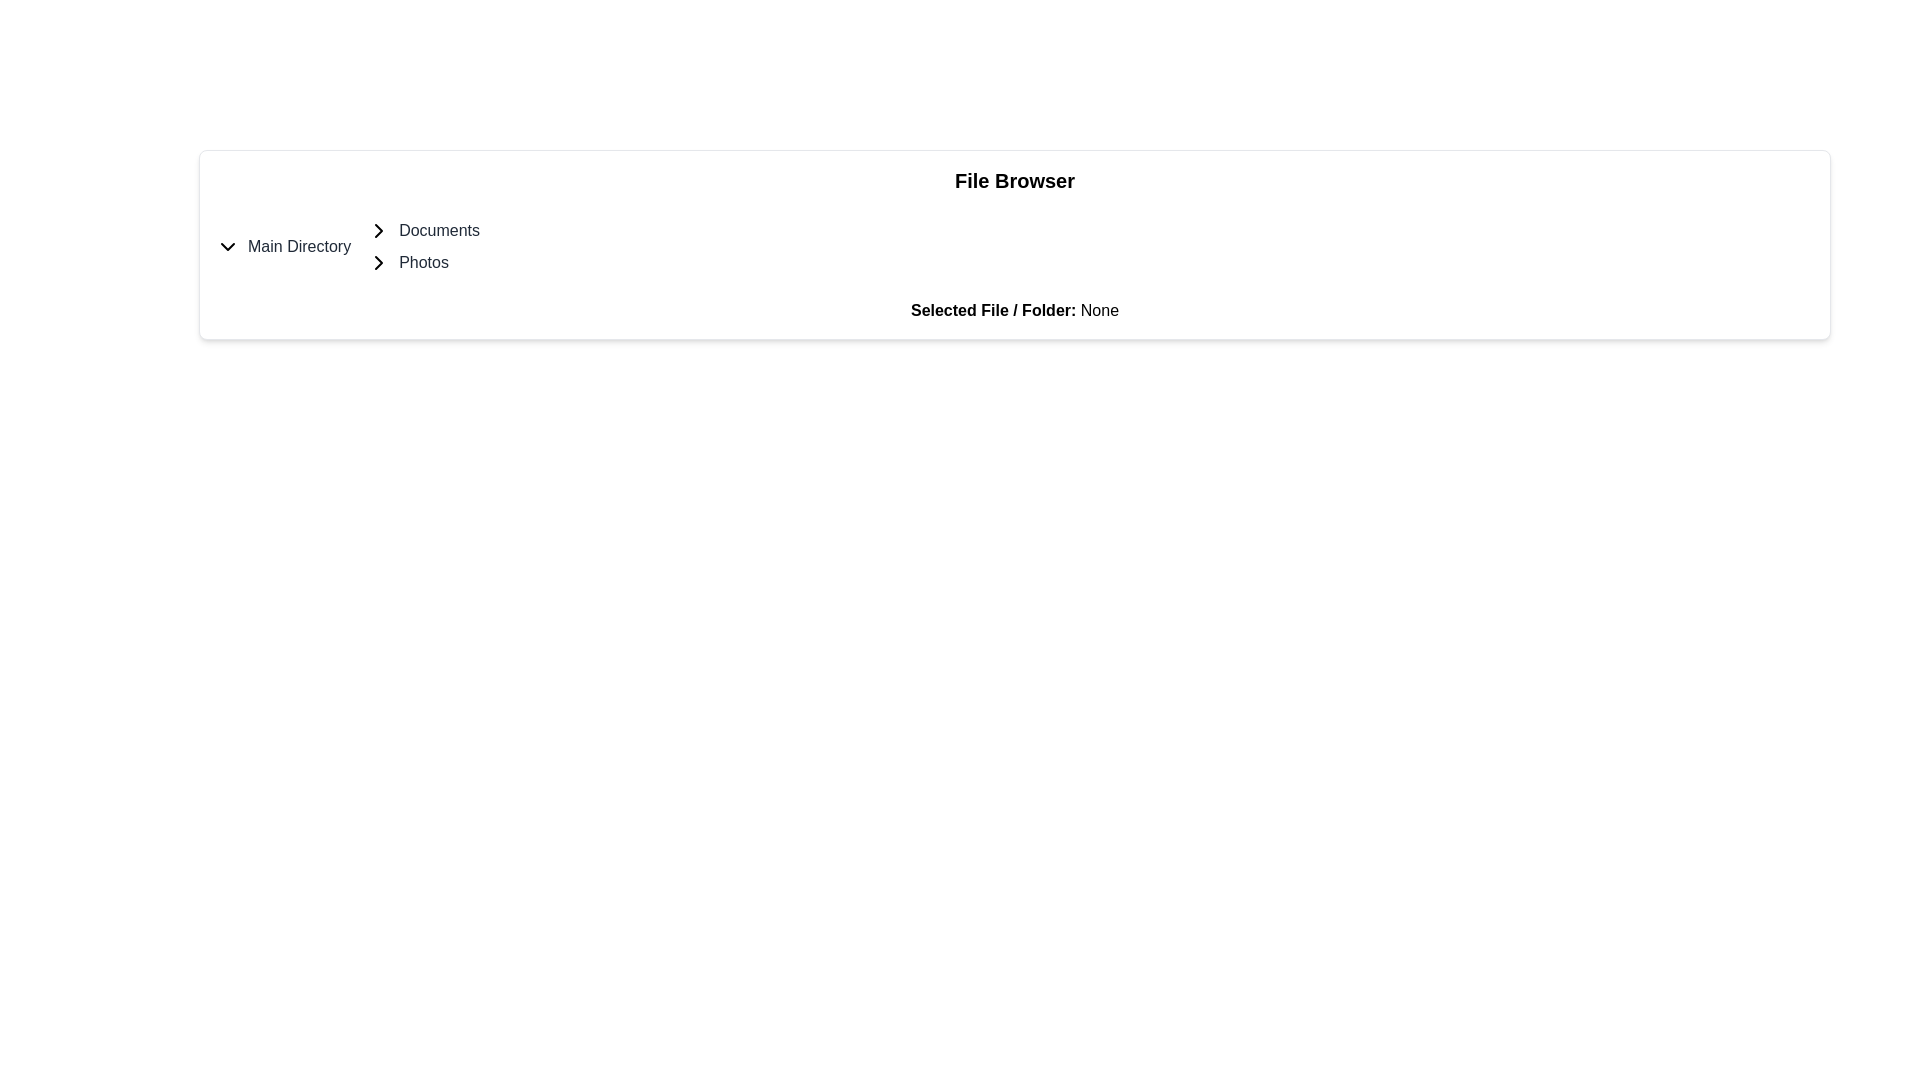  Describe the element at coordinates (422, 261) in the screenshot. I see `the non-interactive text label for the subcategory 'Photos' located in the second row of entries under 'Main Directory'` at that location.